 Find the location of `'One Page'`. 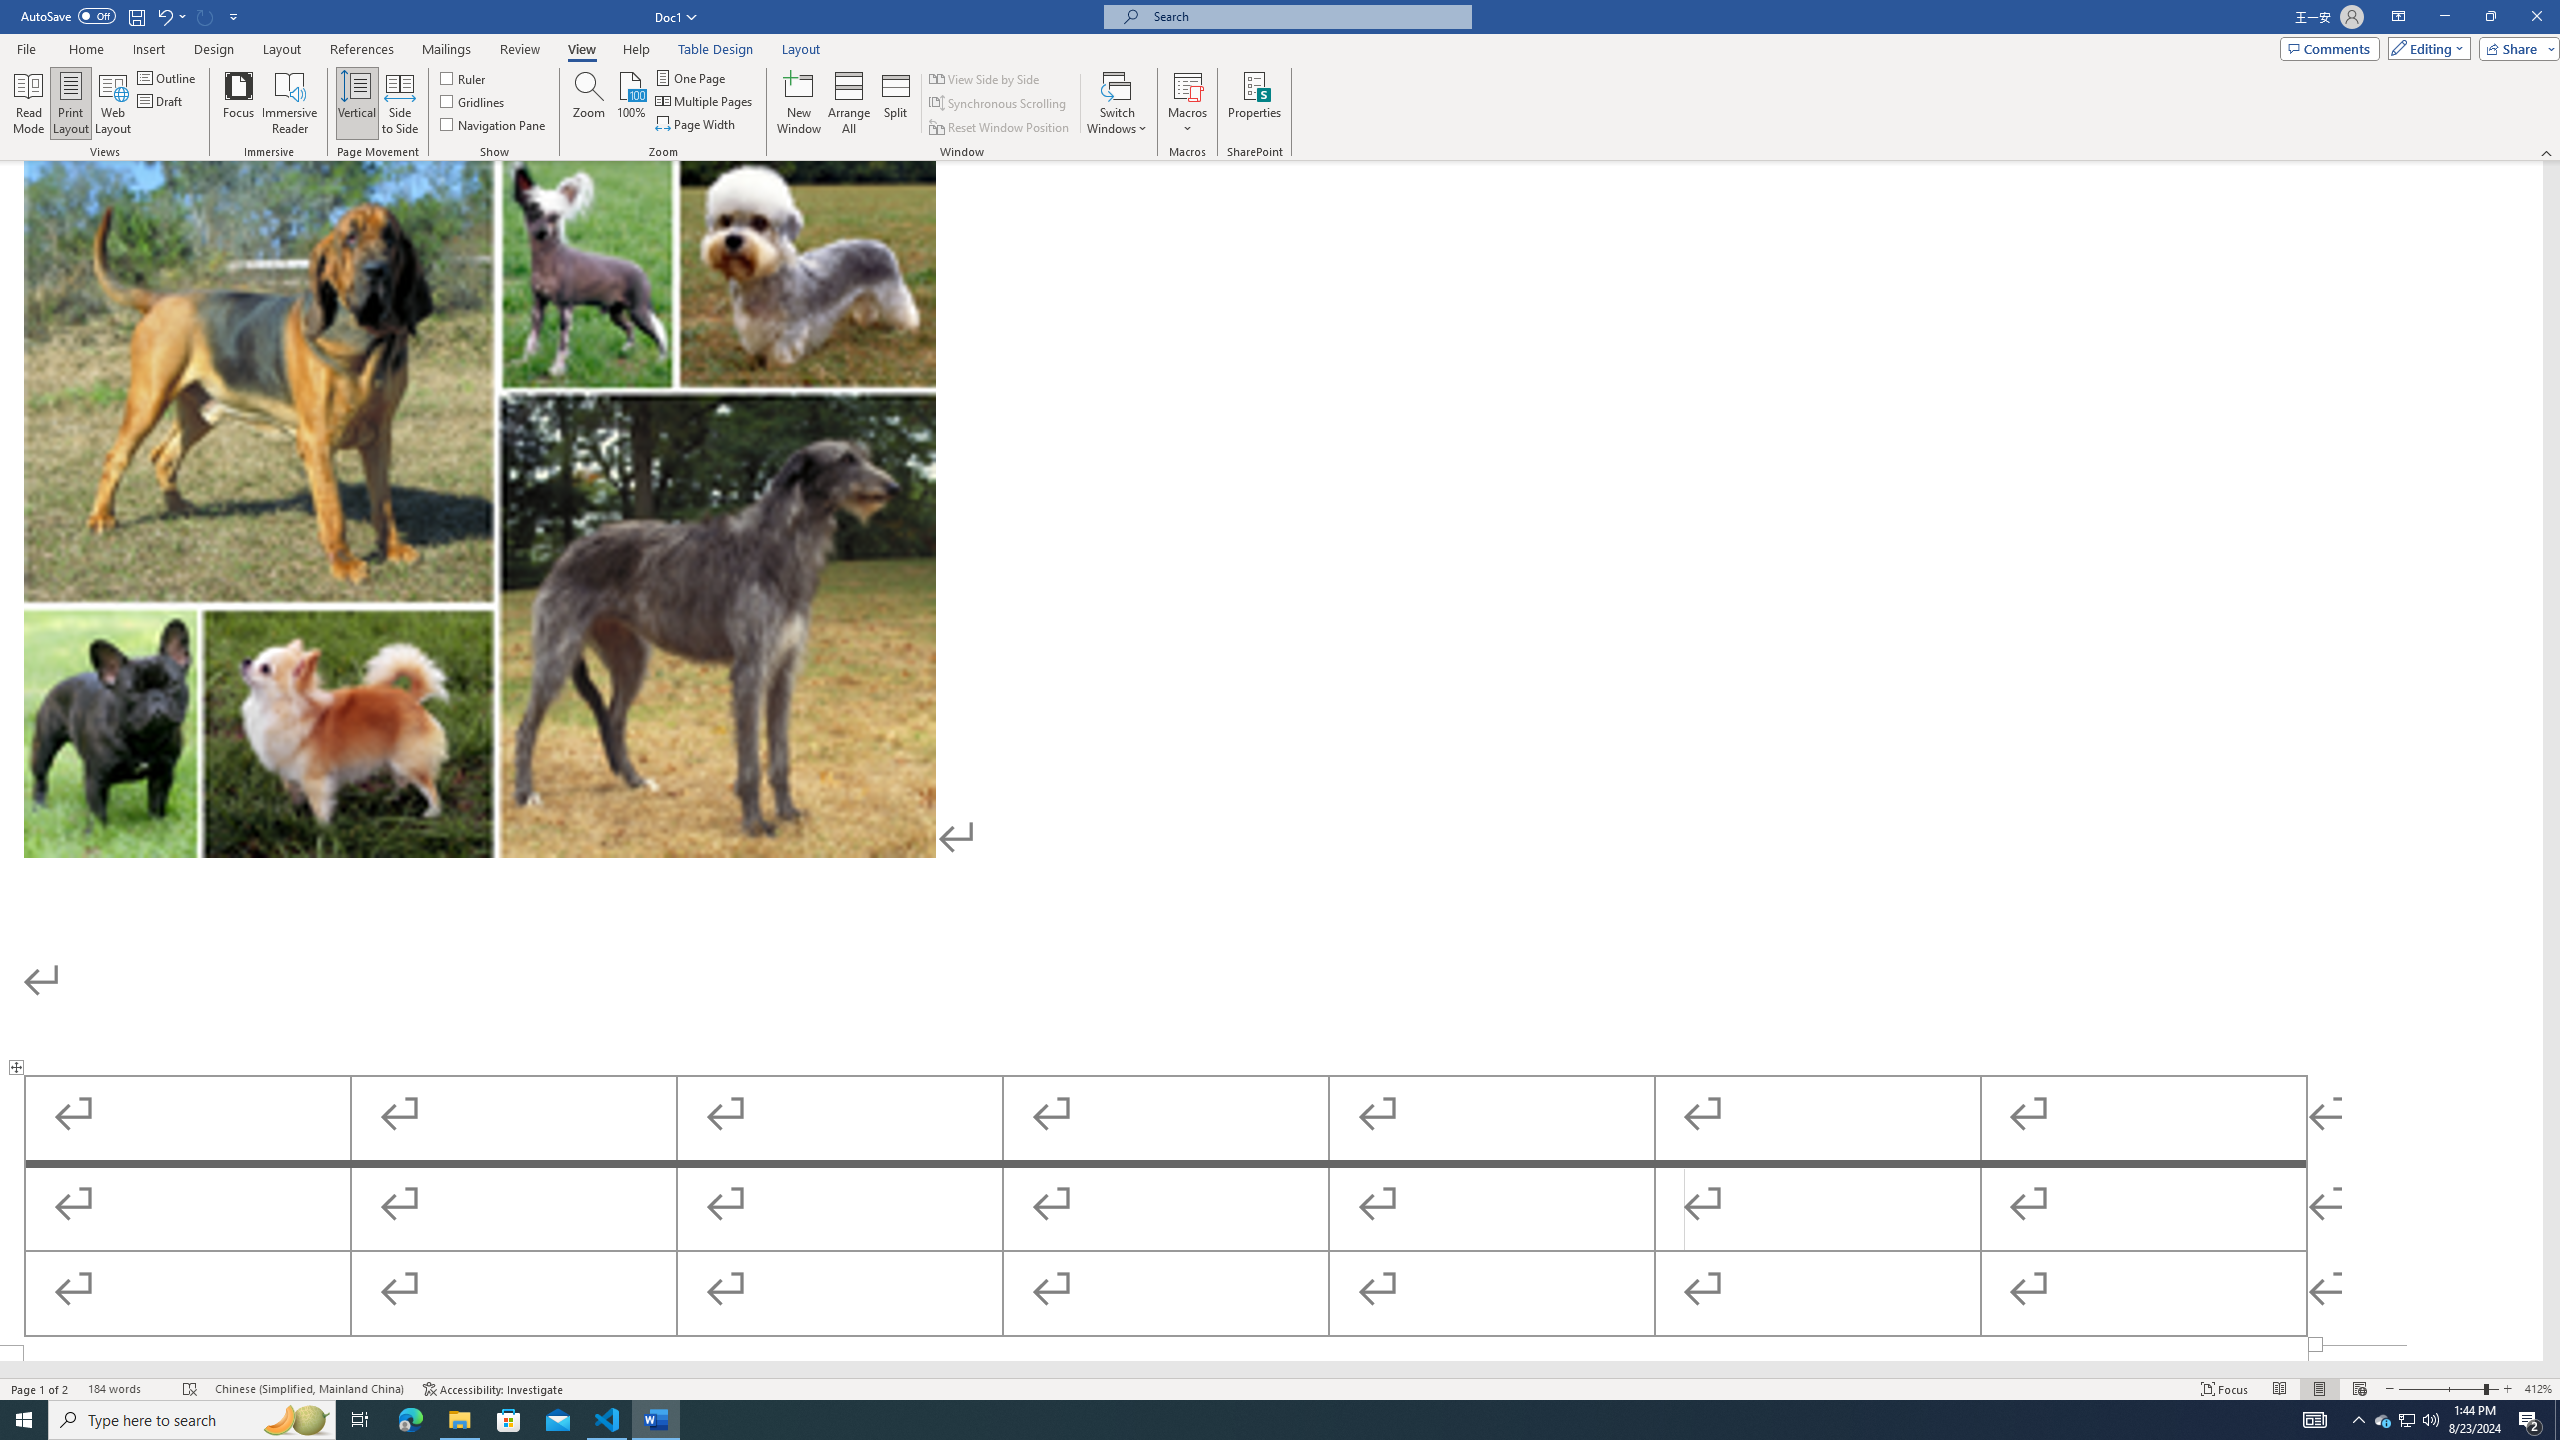

'One Page' is located at coordinates (692, 77).